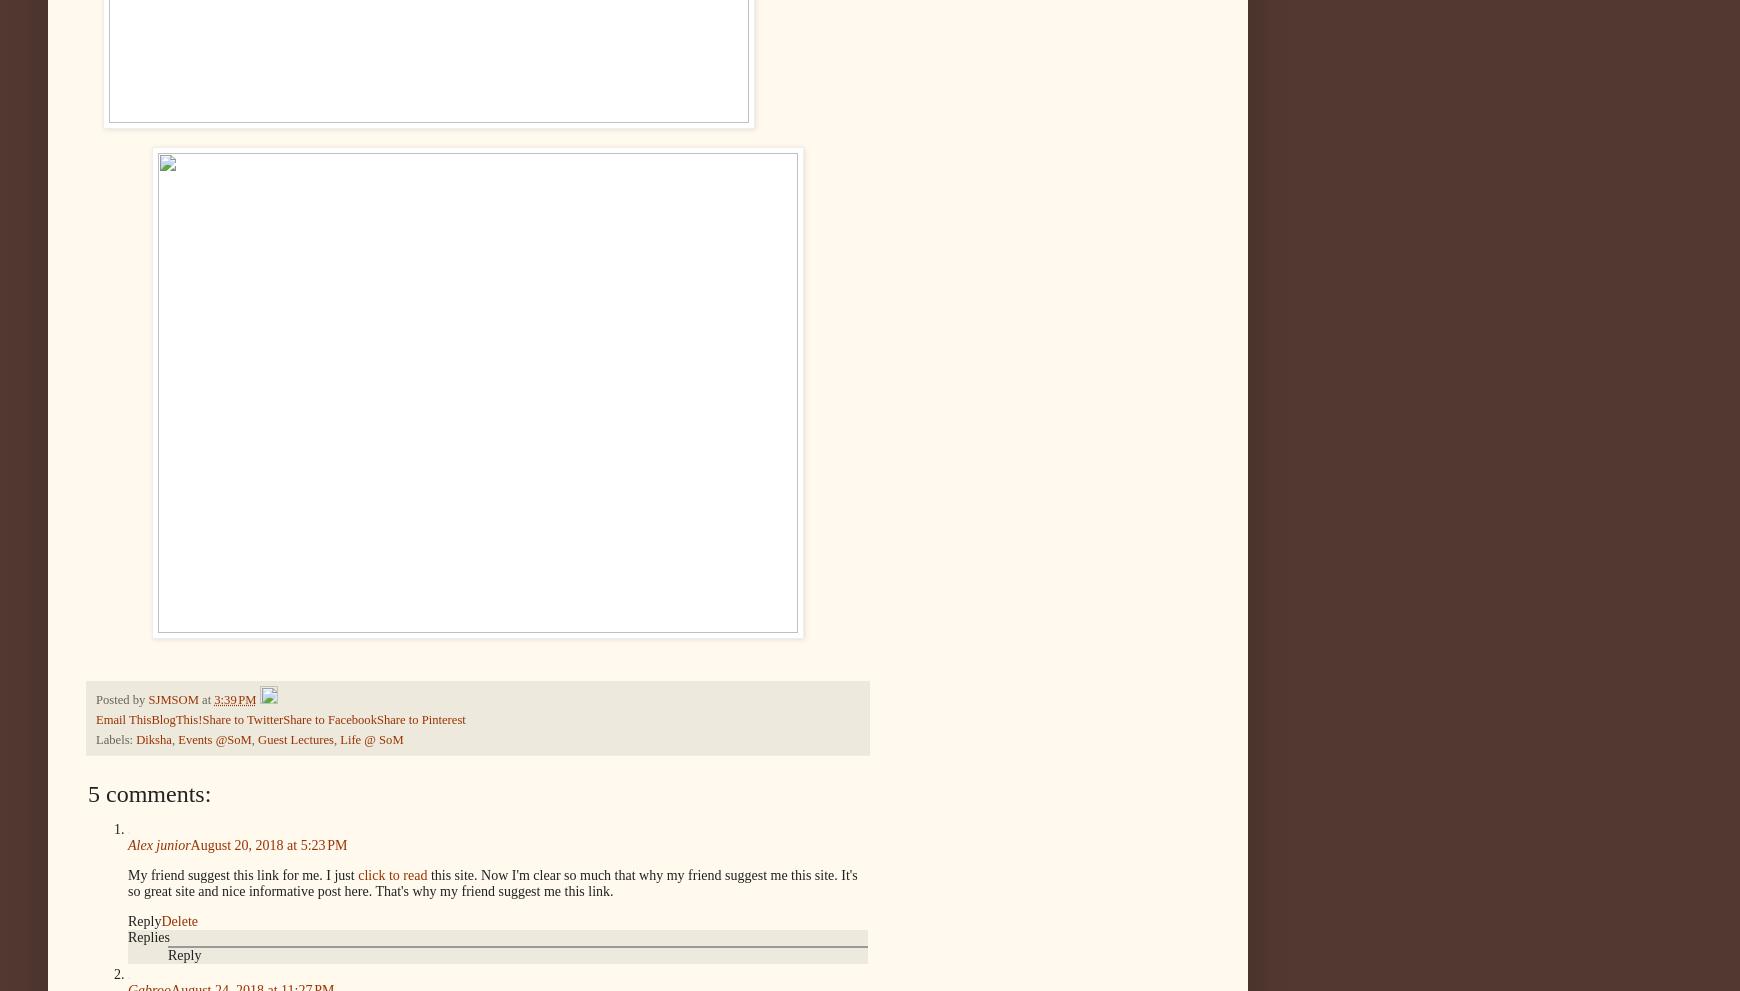 The height and width of the screenshot is (991, 1740). Describe the element at coordinates (175, 718) in the screenshot. I see `'BlogThis!'` at that location.